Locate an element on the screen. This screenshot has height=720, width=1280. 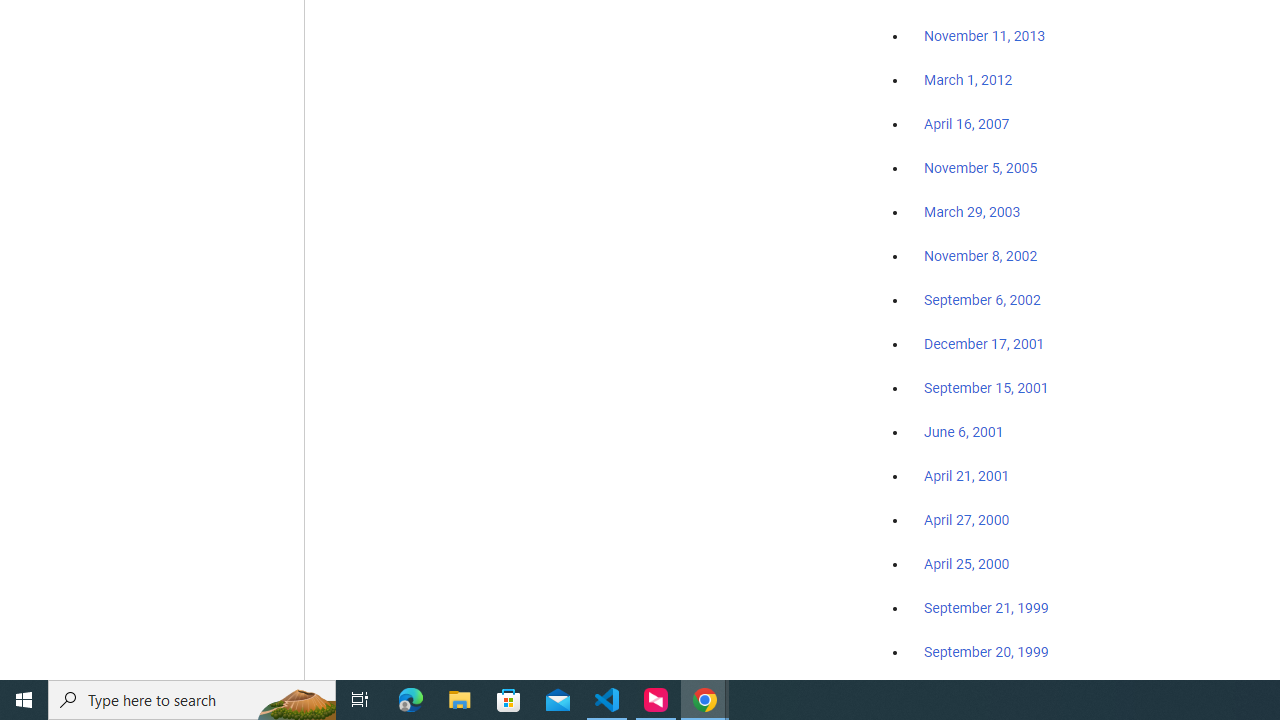
'November 8, 2002' is located at coordinates (981, 255).